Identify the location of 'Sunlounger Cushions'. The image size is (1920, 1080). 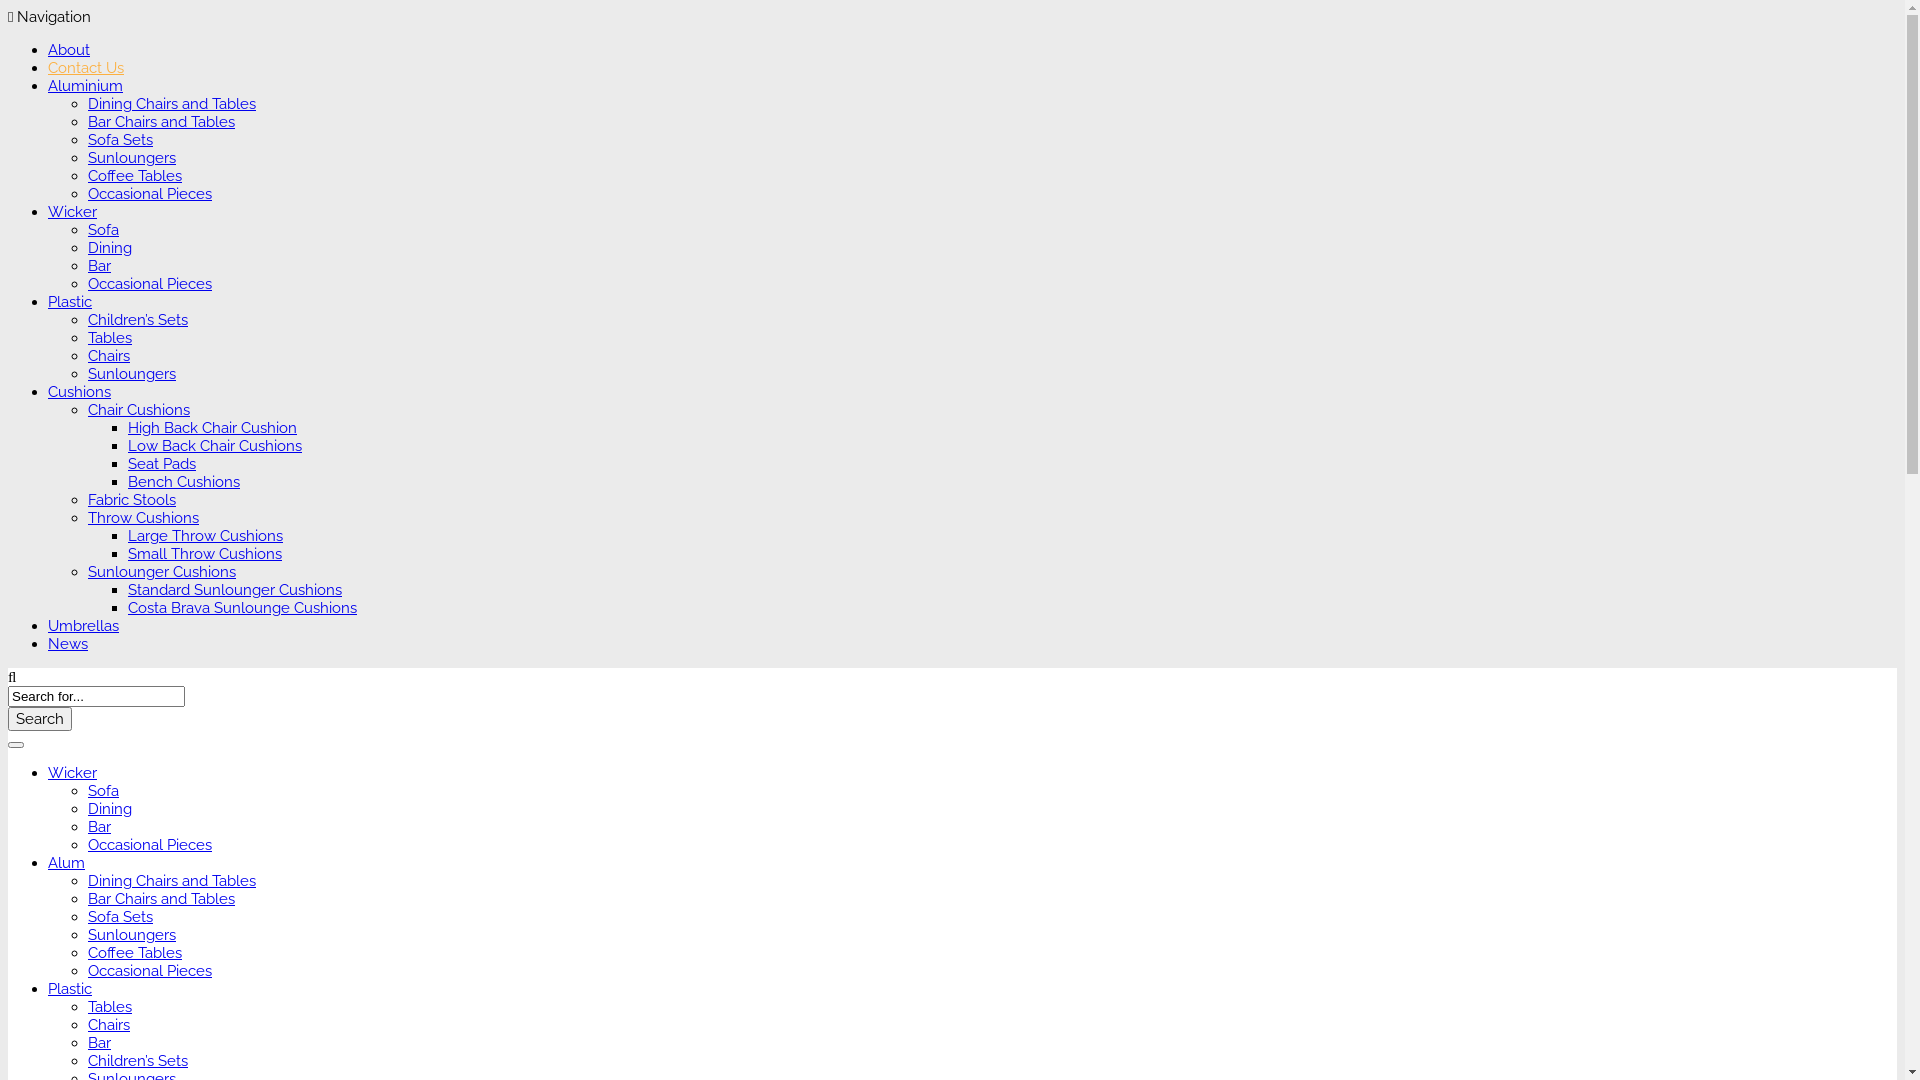
(162, 571).